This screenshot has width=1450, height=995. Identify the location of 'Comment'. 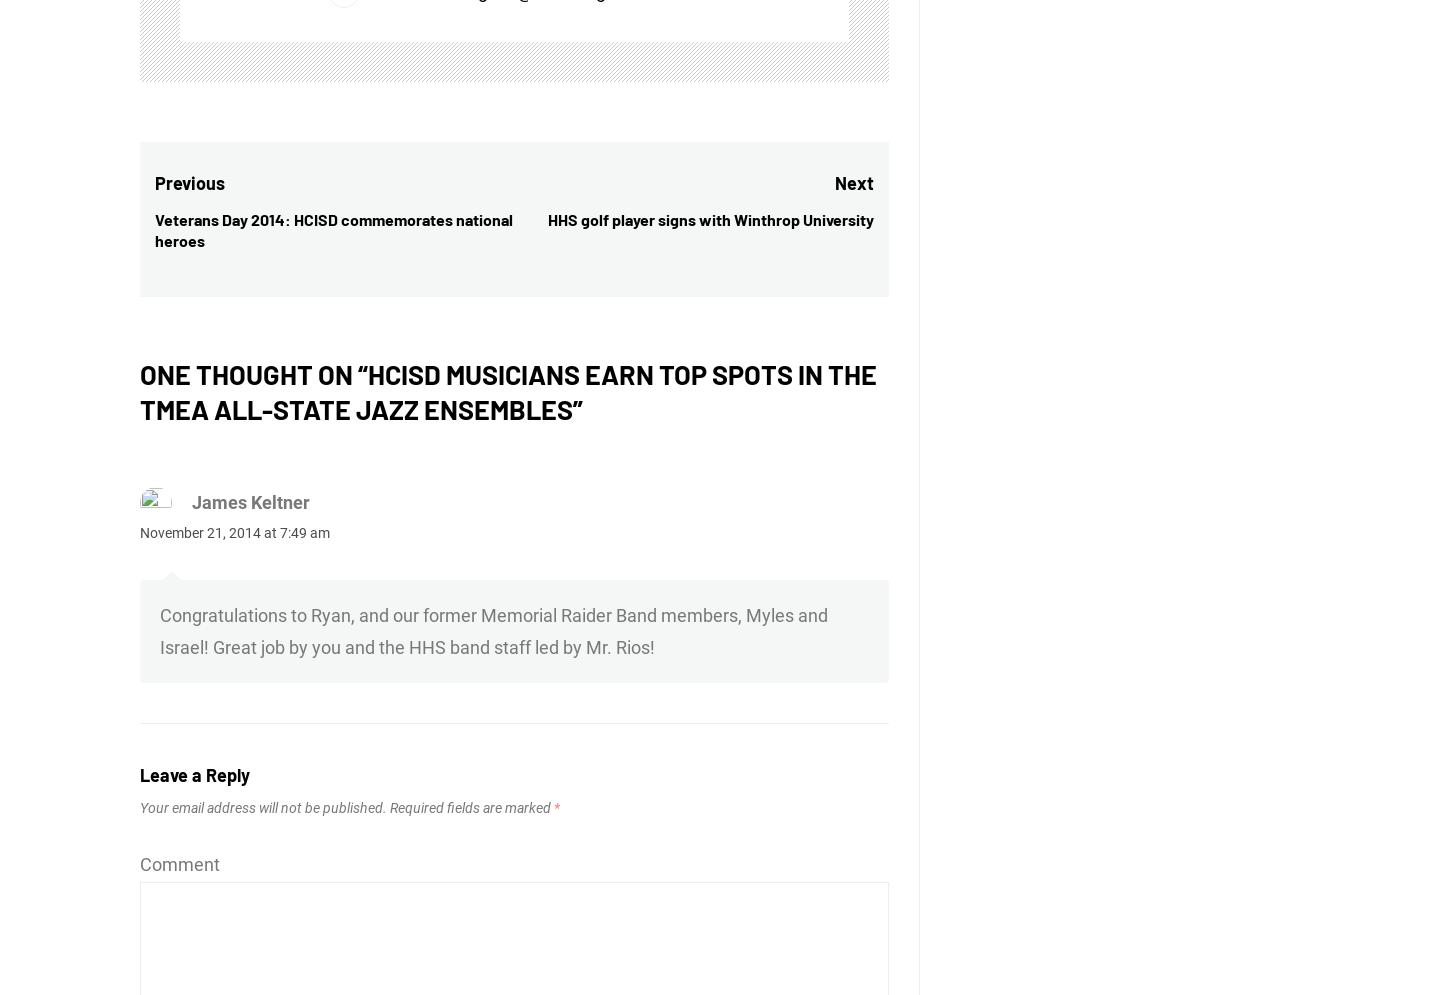
(139, 864).